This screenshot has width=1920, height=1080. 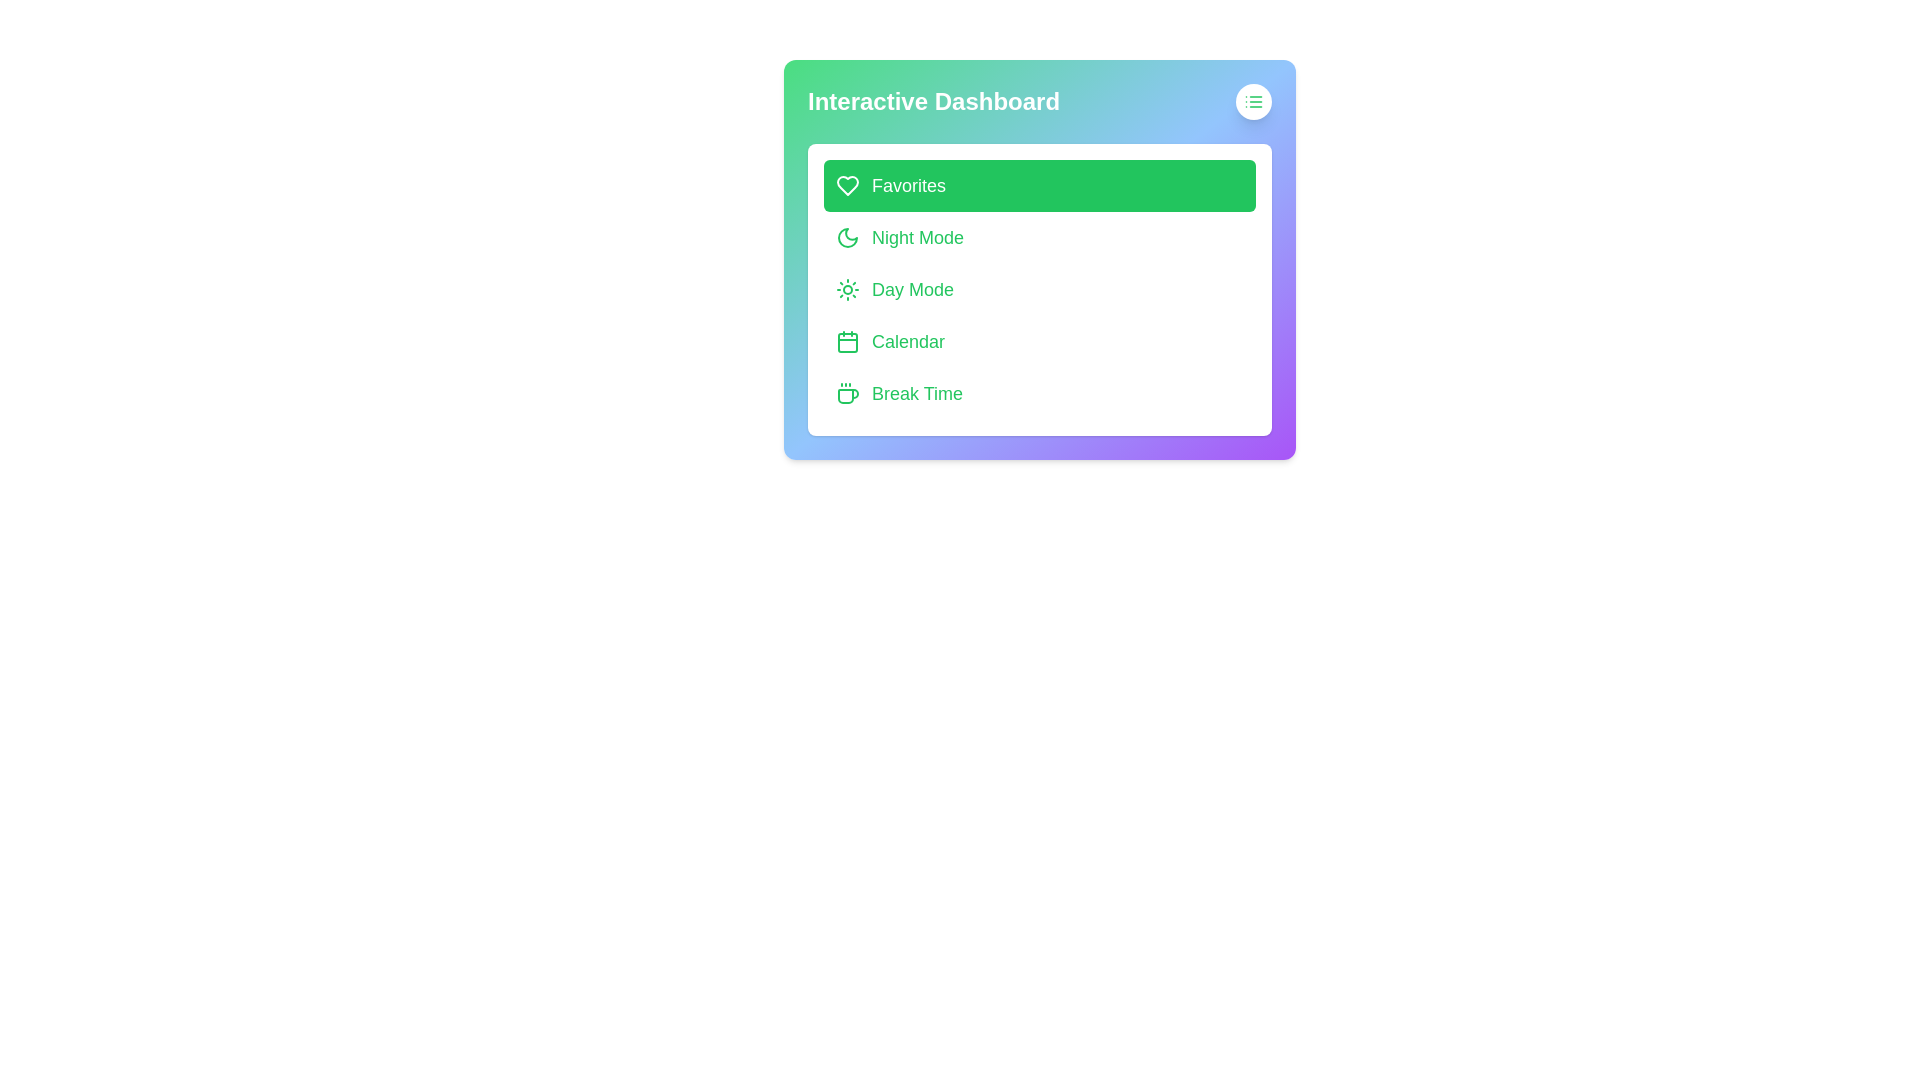 I want to click on the menu item Night Mode to observe its hover effect, so click(x=1040, y=237).